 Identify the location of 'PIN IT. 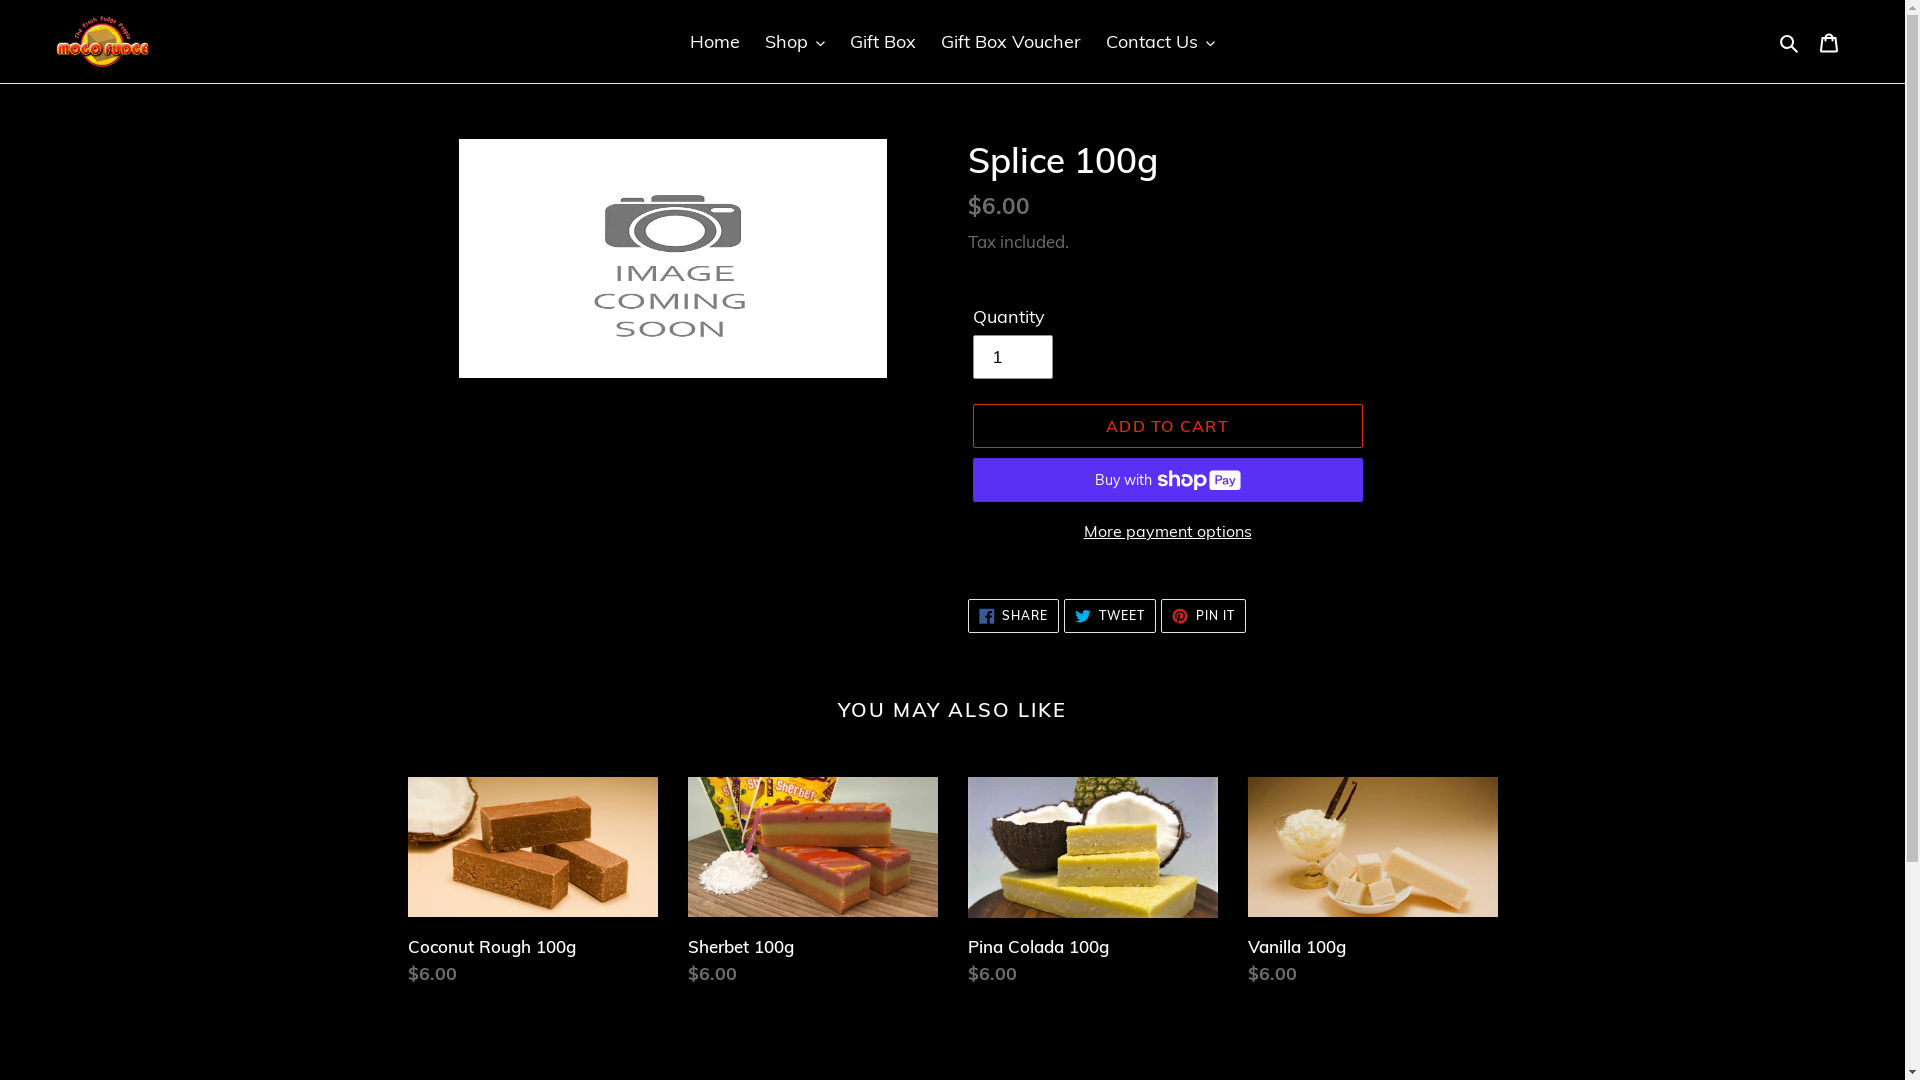
(1202, 615).